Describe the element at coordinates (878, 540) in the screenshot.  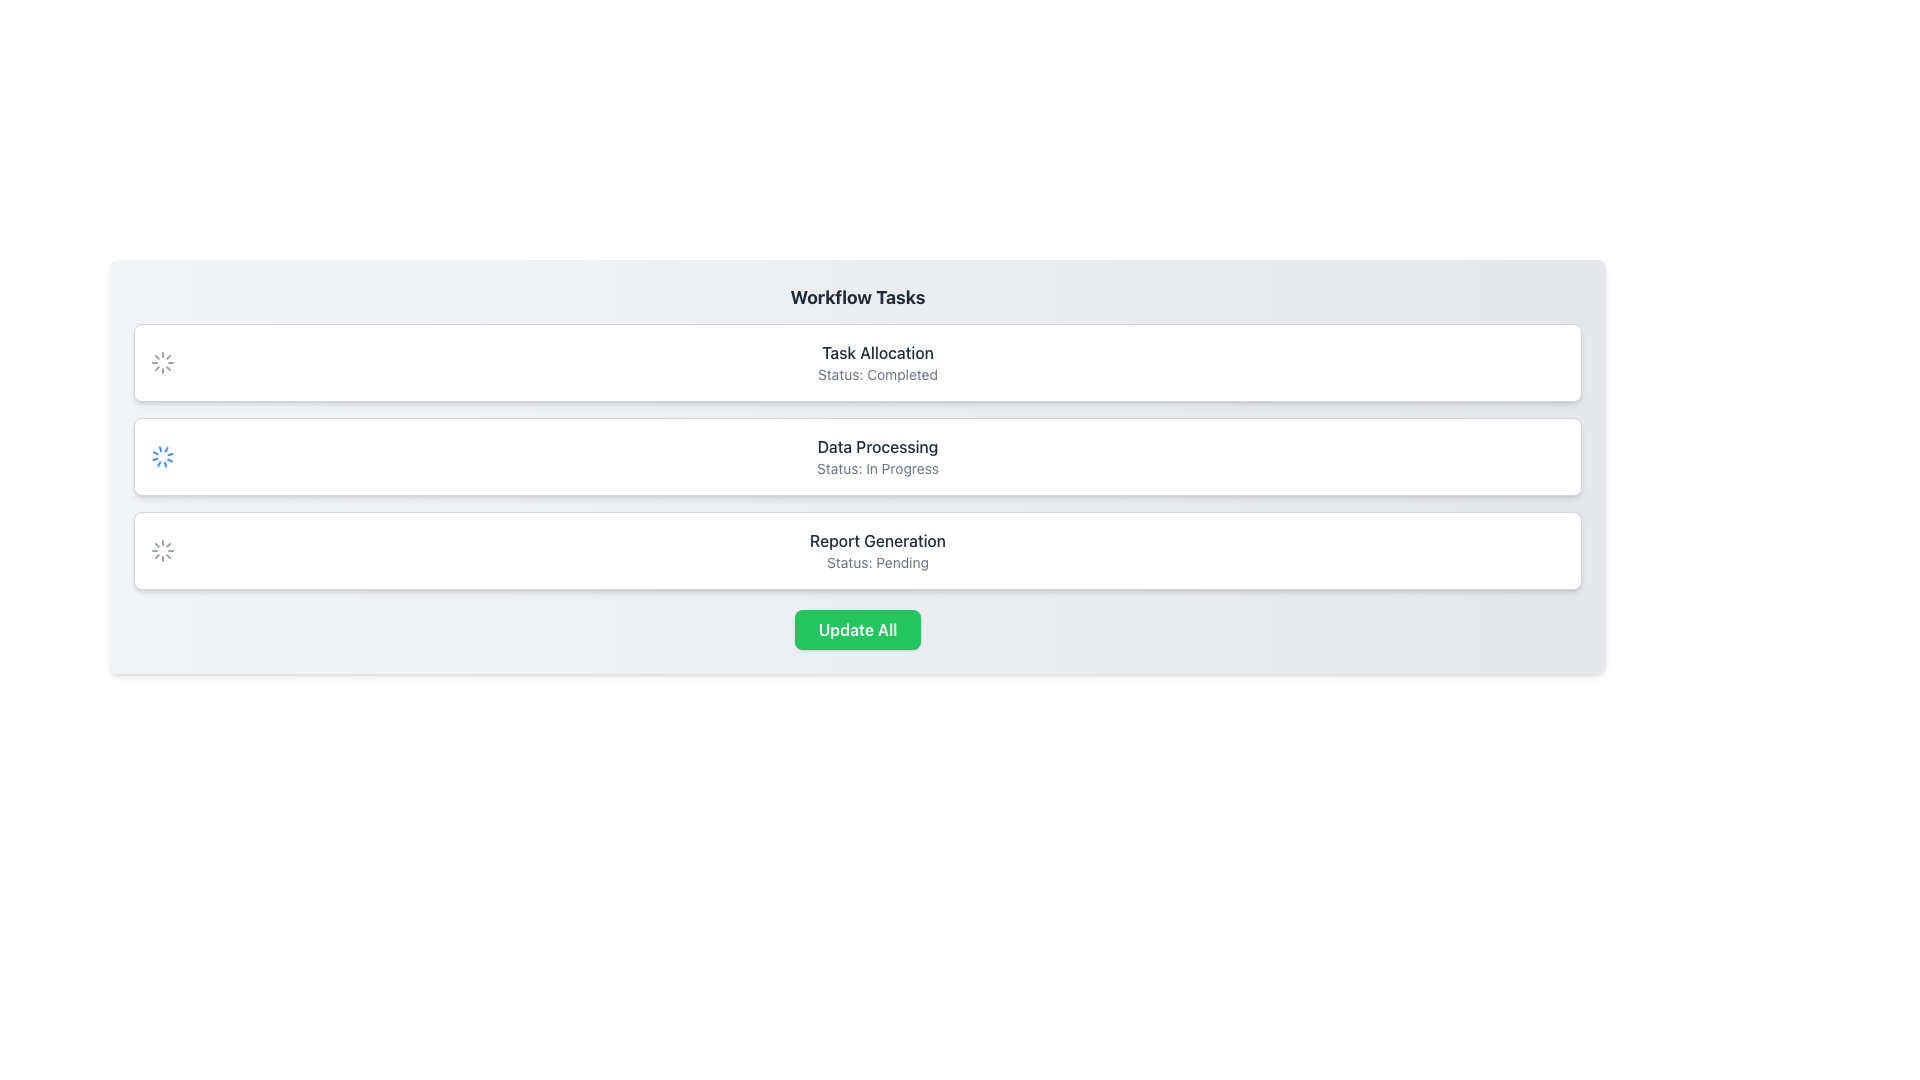
I see `the 'Report Generation' text label, which is displayed in a bold, grayish-black font and is positioned centrally above the 'Status: Pending' text in the Report Generation section` at that location.